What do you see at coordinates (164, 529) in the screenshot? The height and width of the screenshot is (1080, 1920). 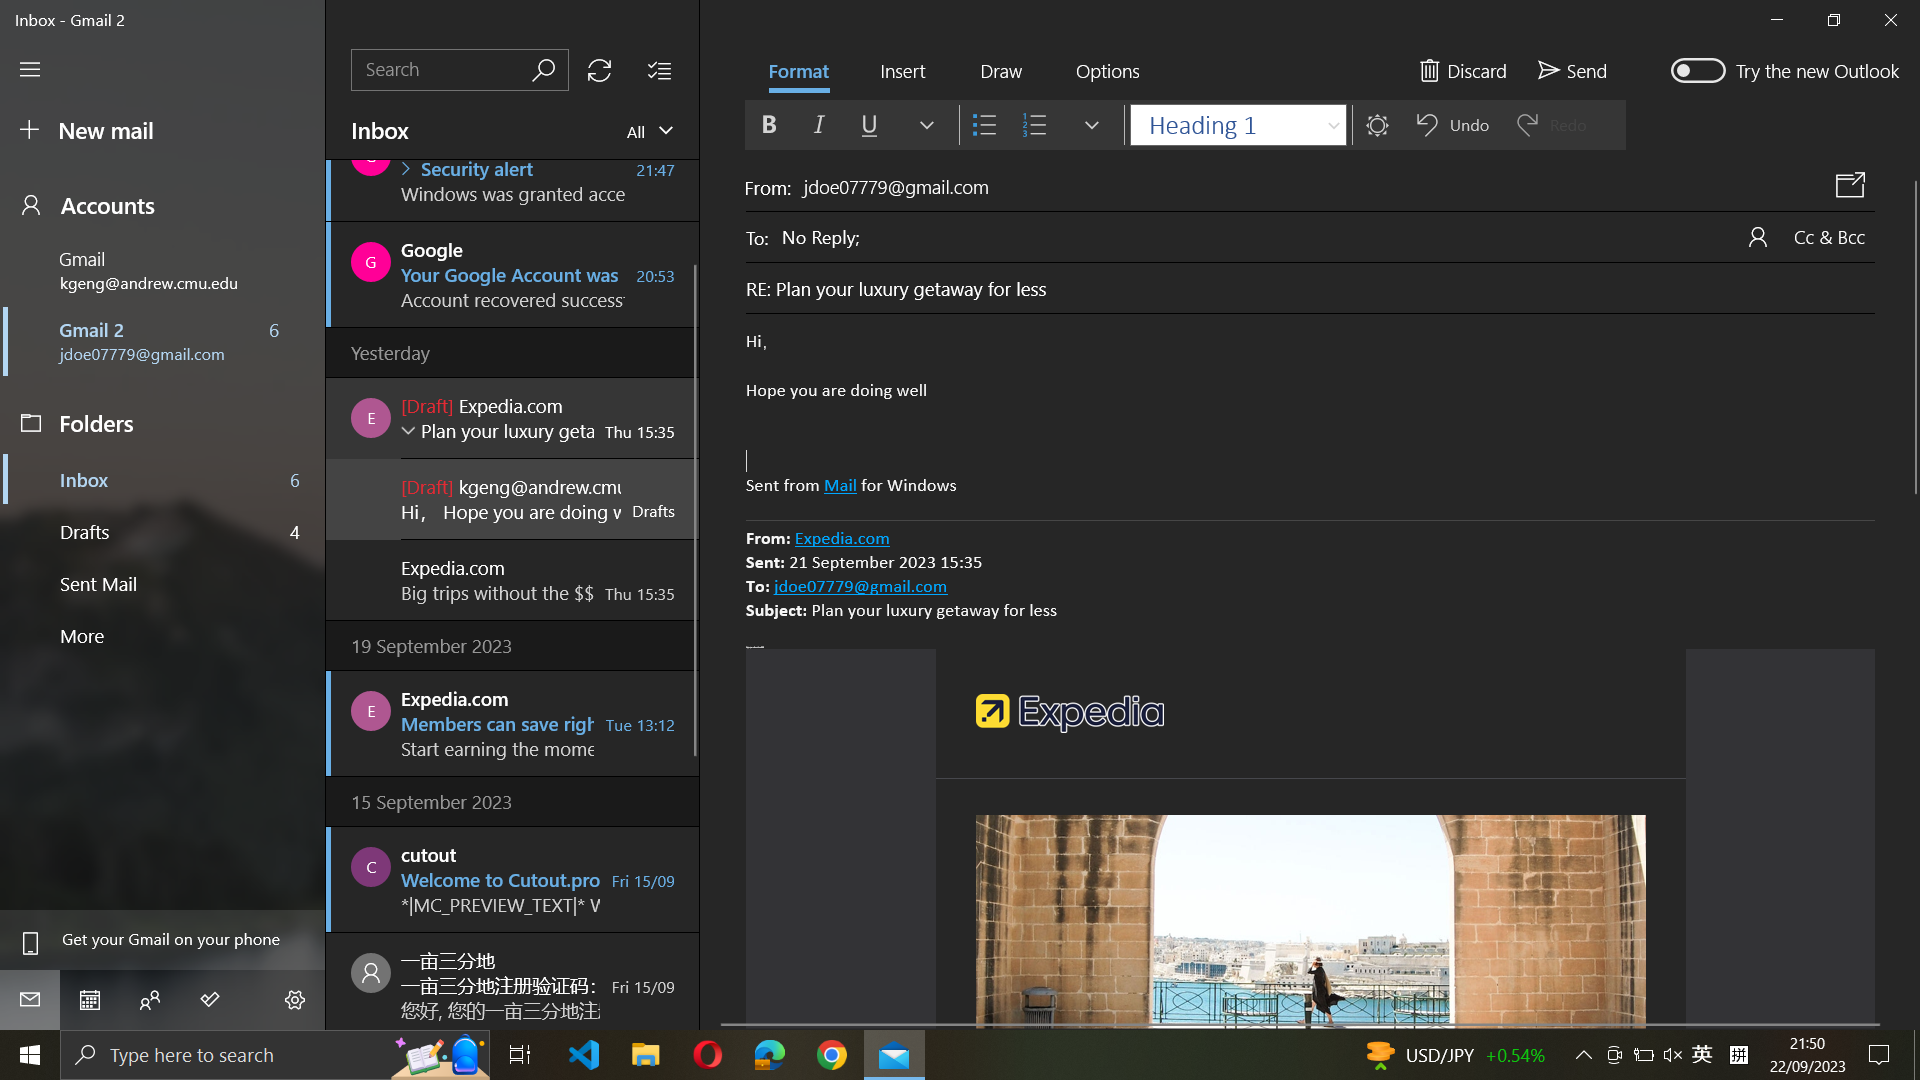 I see `the Drafts folder` at bounding box center [164, 529].